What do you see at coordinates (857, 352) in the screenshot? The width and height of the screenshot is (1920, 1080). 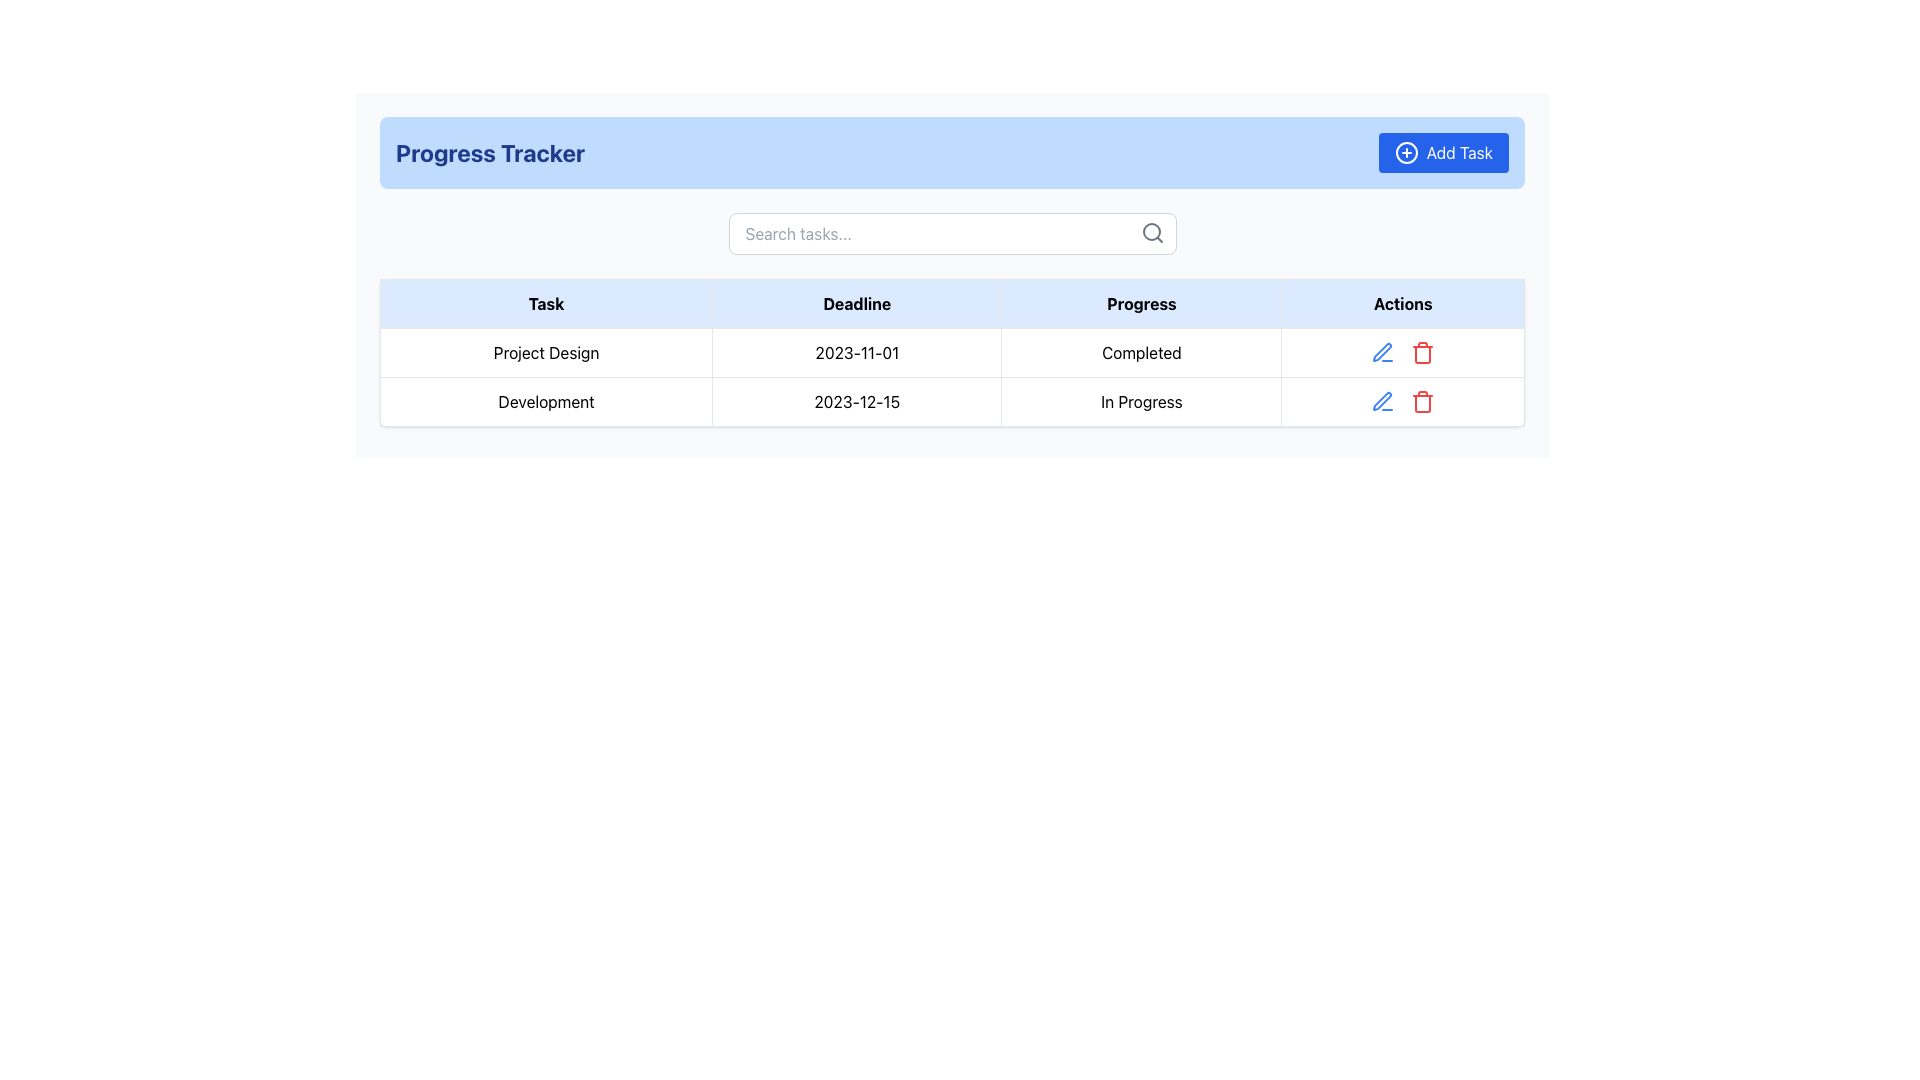 I see `the text element displaying '2023-11-01' located in the second column of the table row for 'Project Design'` at bounding box center [857, 352].